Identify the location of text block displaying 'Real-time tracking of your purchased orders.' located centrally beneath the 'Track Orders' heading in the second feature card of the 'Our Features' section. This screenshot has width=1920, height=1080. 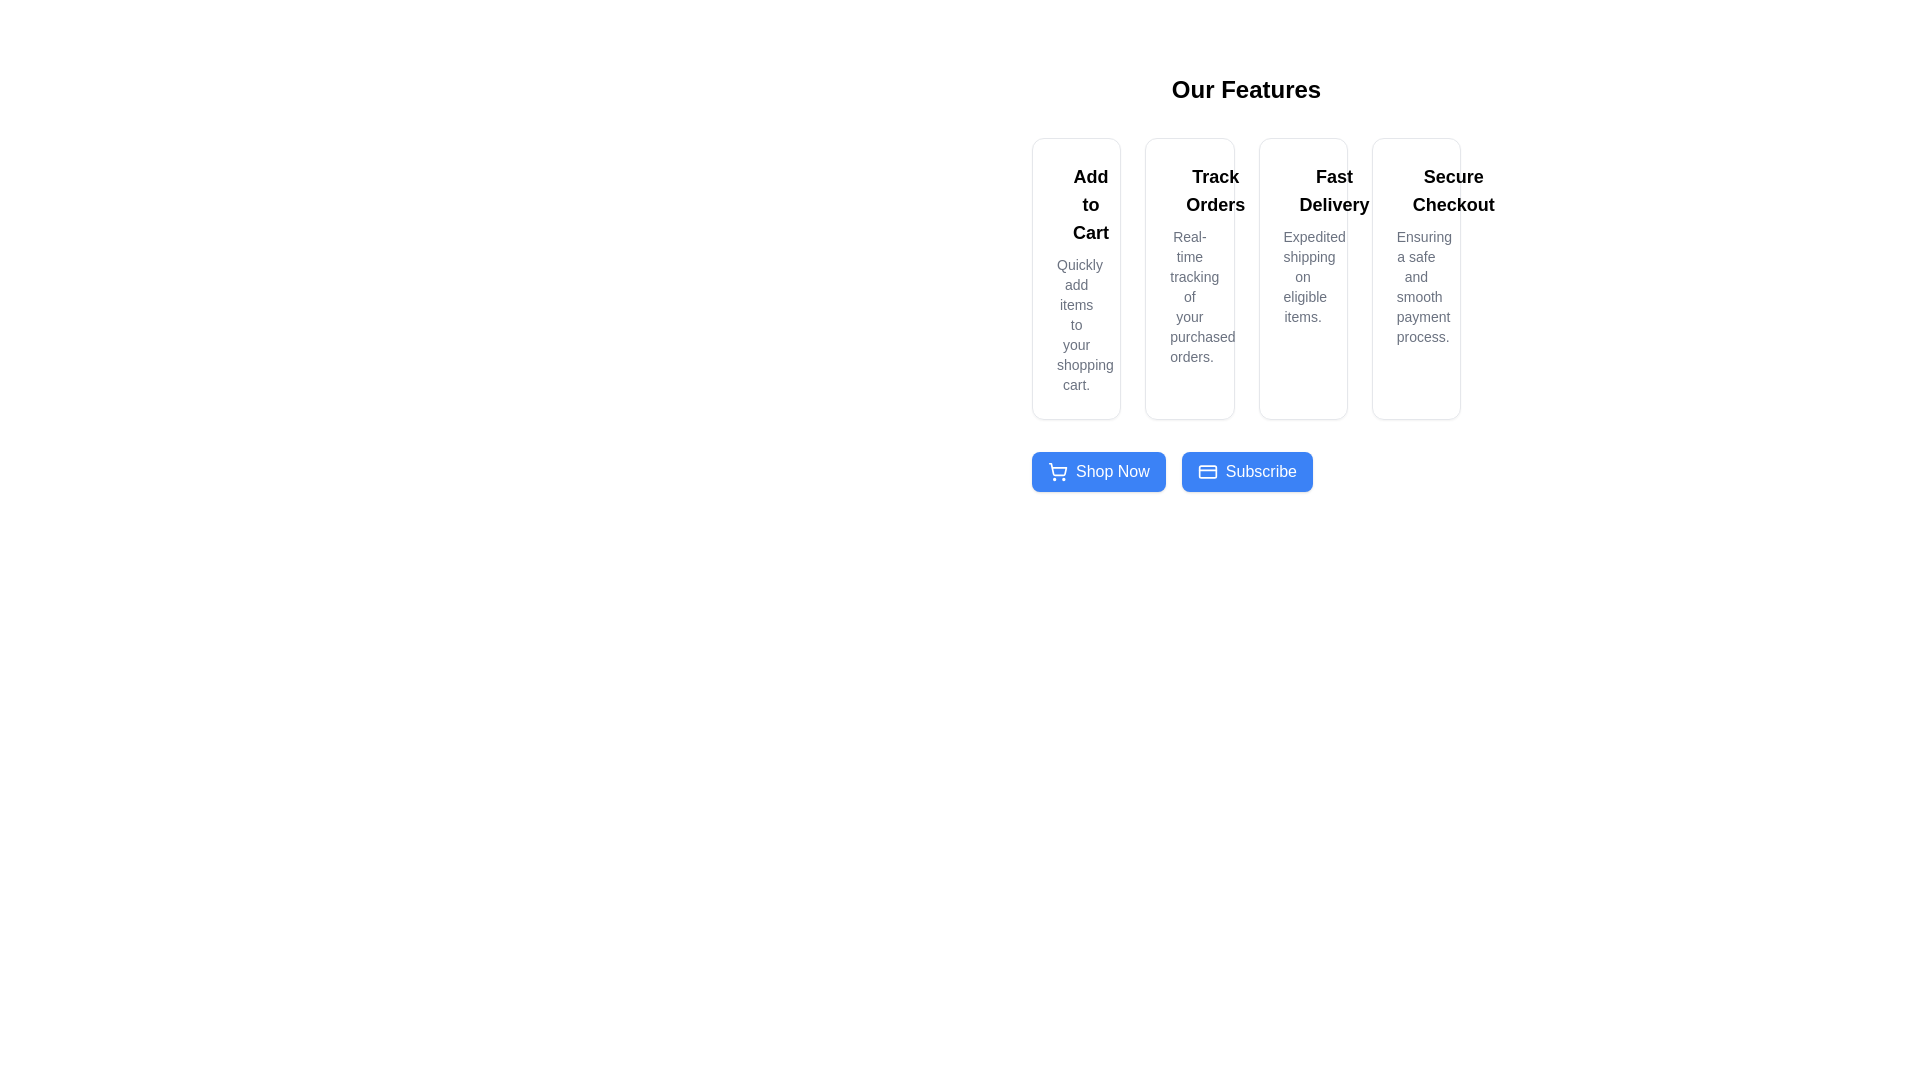
(1189, 297).